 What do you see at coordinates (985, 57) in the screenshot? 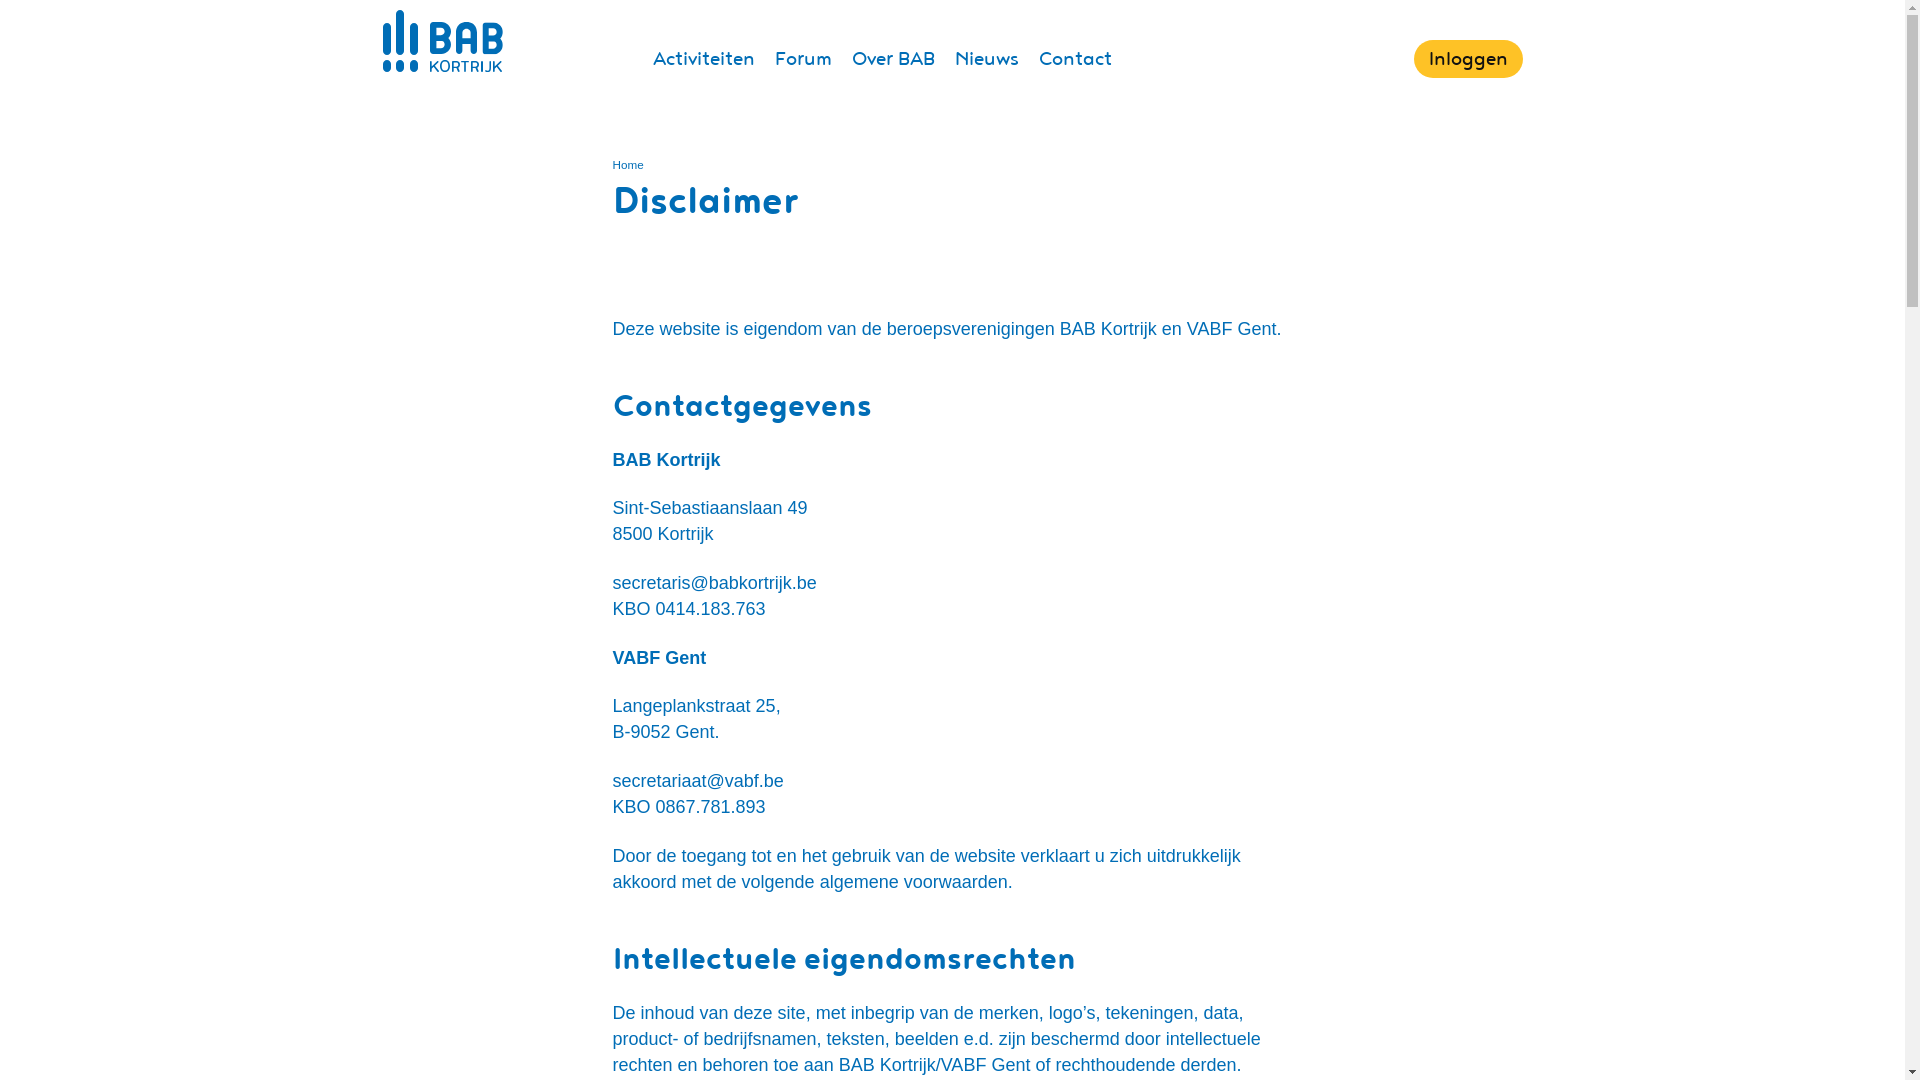
I see `'Nieuws'` at bounding box center [985, 57].